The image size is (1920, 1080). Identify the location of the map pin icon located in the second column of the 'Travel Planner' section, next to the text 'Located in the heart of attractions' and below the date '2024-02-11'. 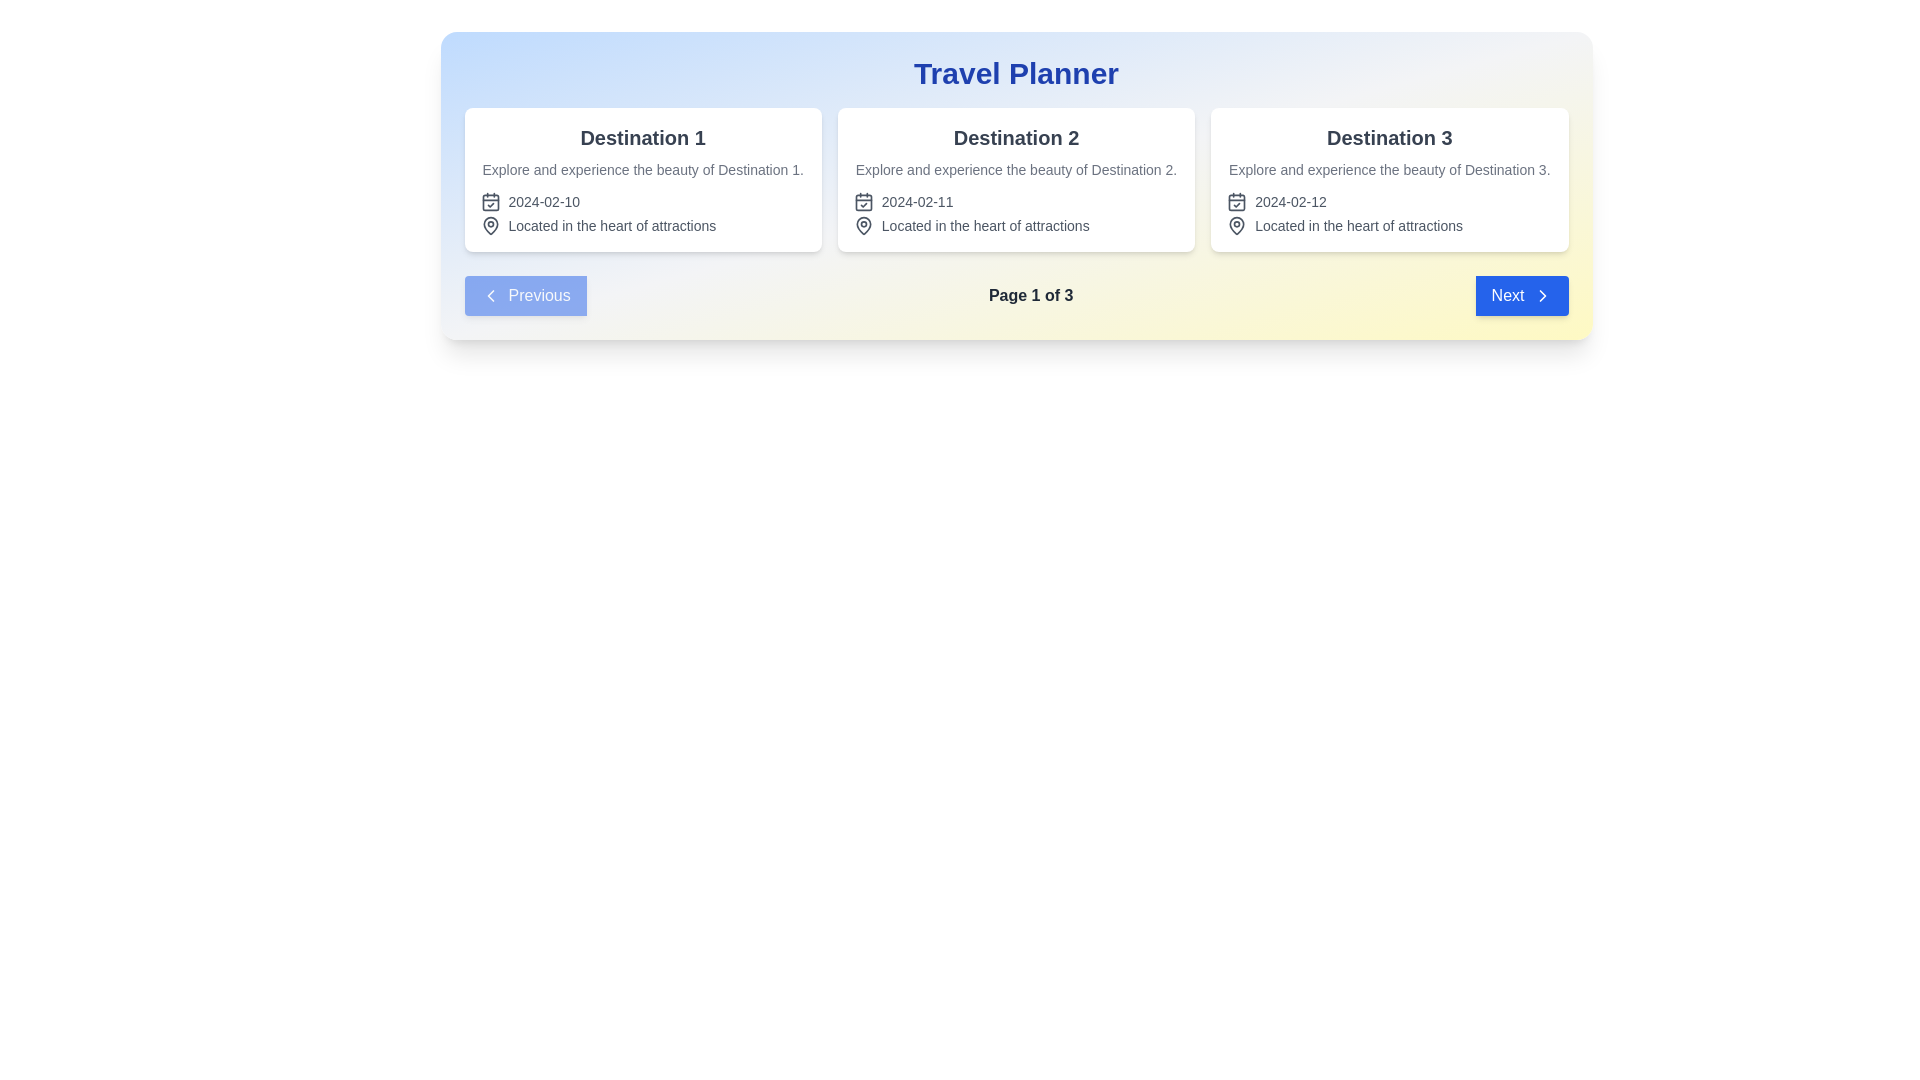
(863, 225).